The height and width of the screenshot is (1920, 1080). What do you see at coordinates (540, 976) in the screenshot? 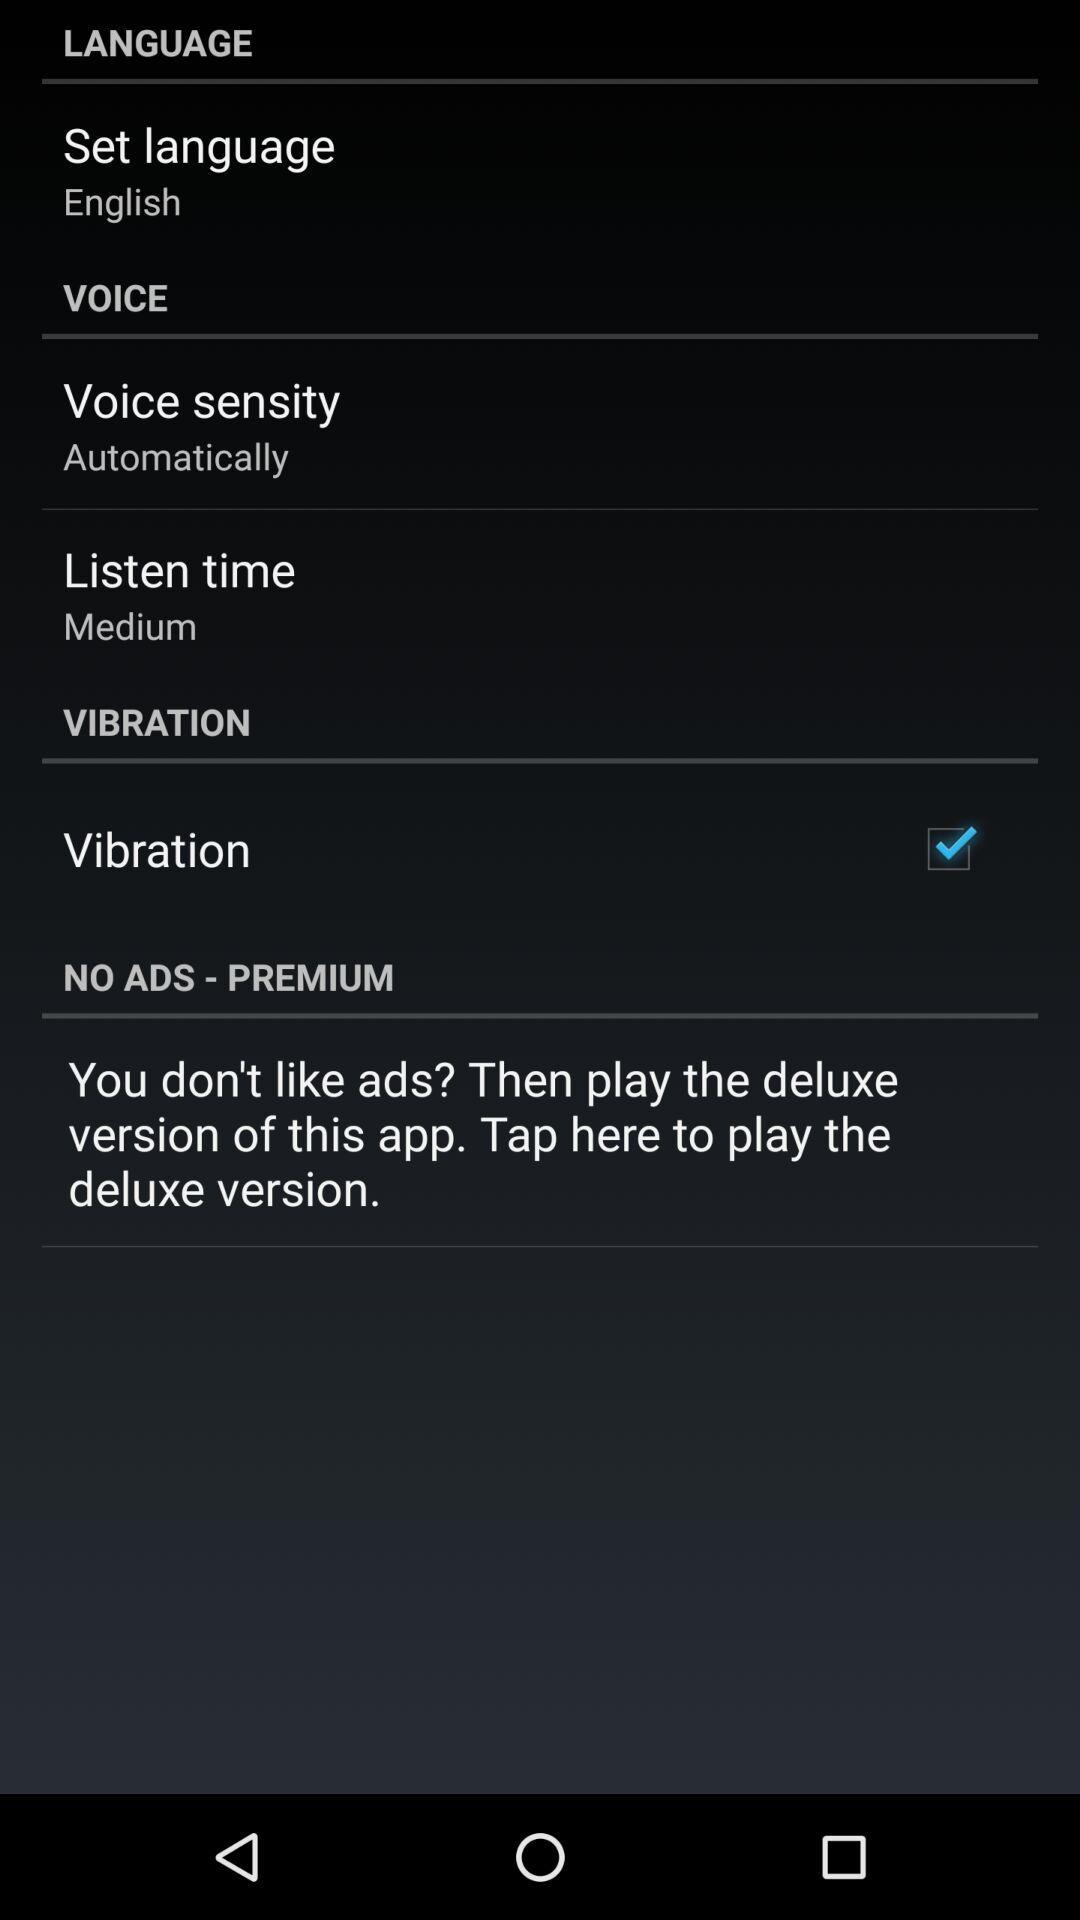
I see `no ads - premium icon` at bounding box center [540, 976].